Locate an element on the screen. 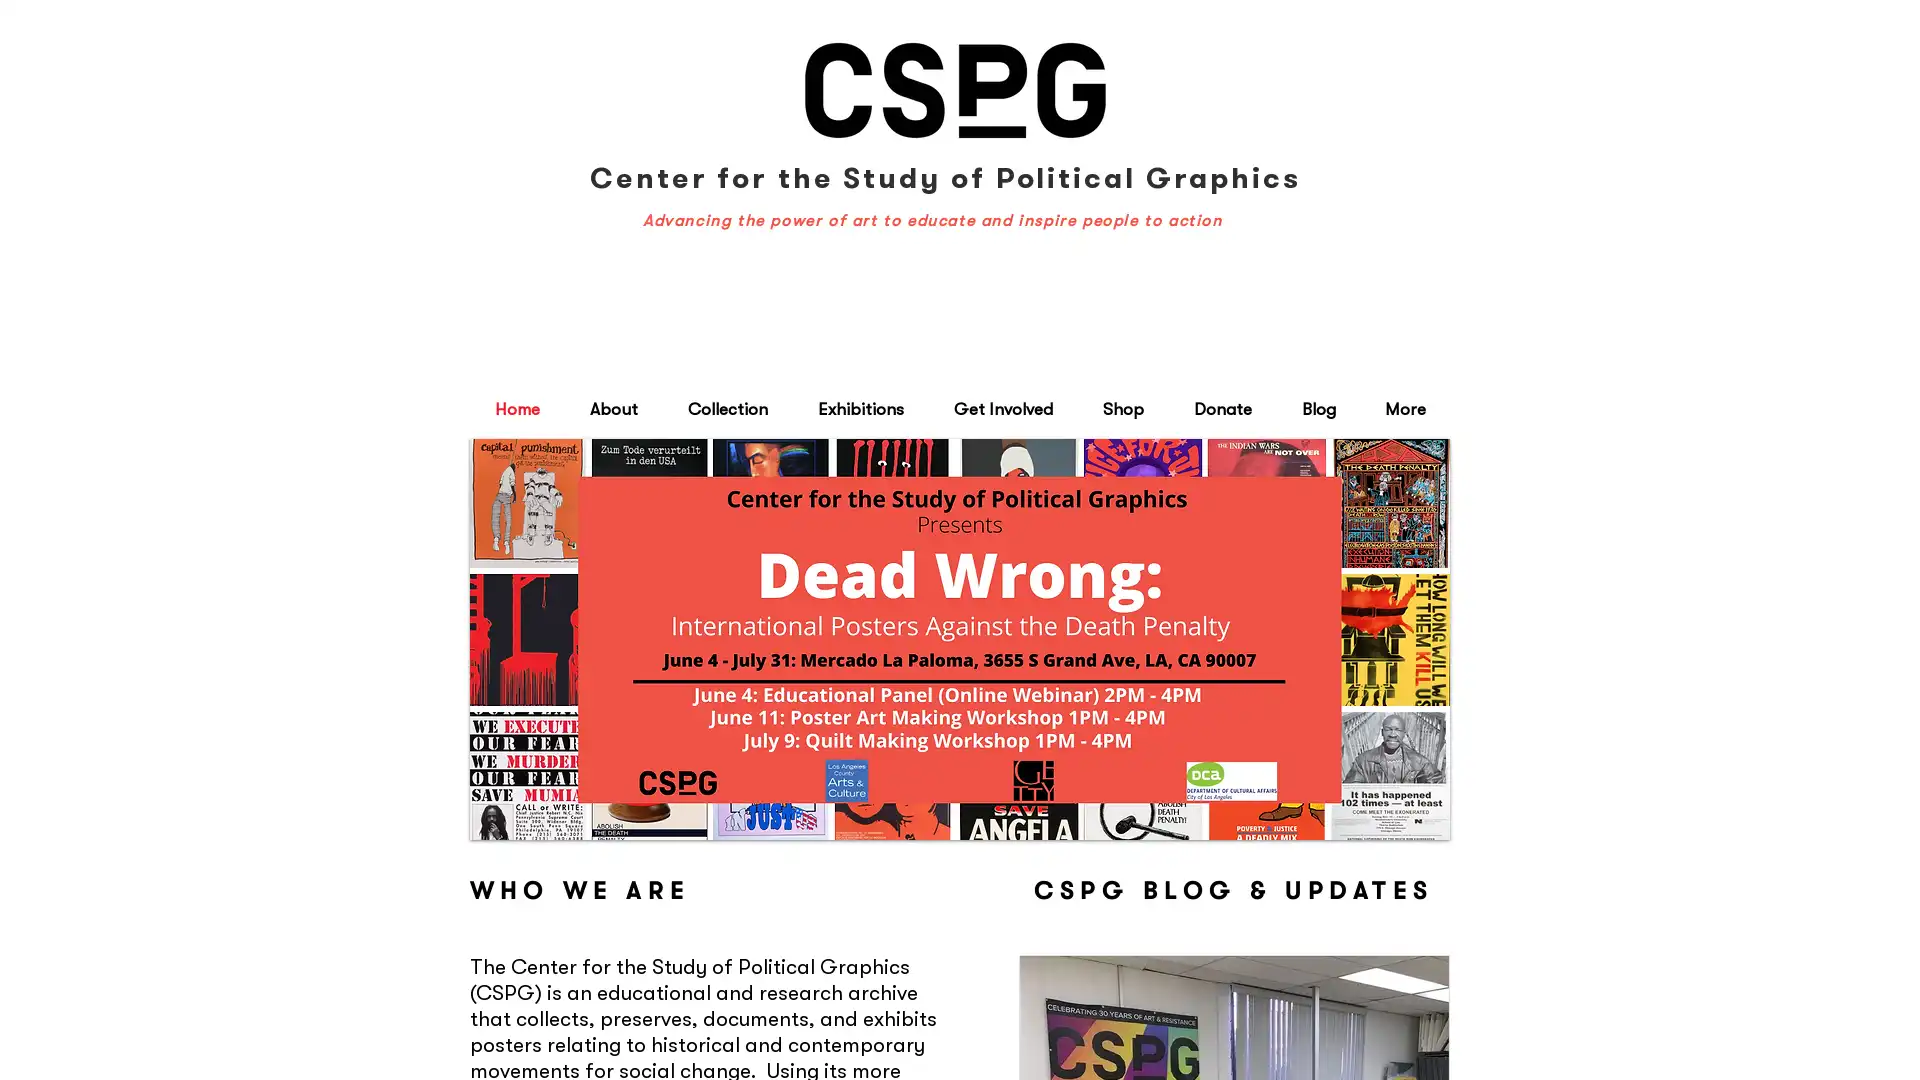  play is located at coordinates (1404, 822).